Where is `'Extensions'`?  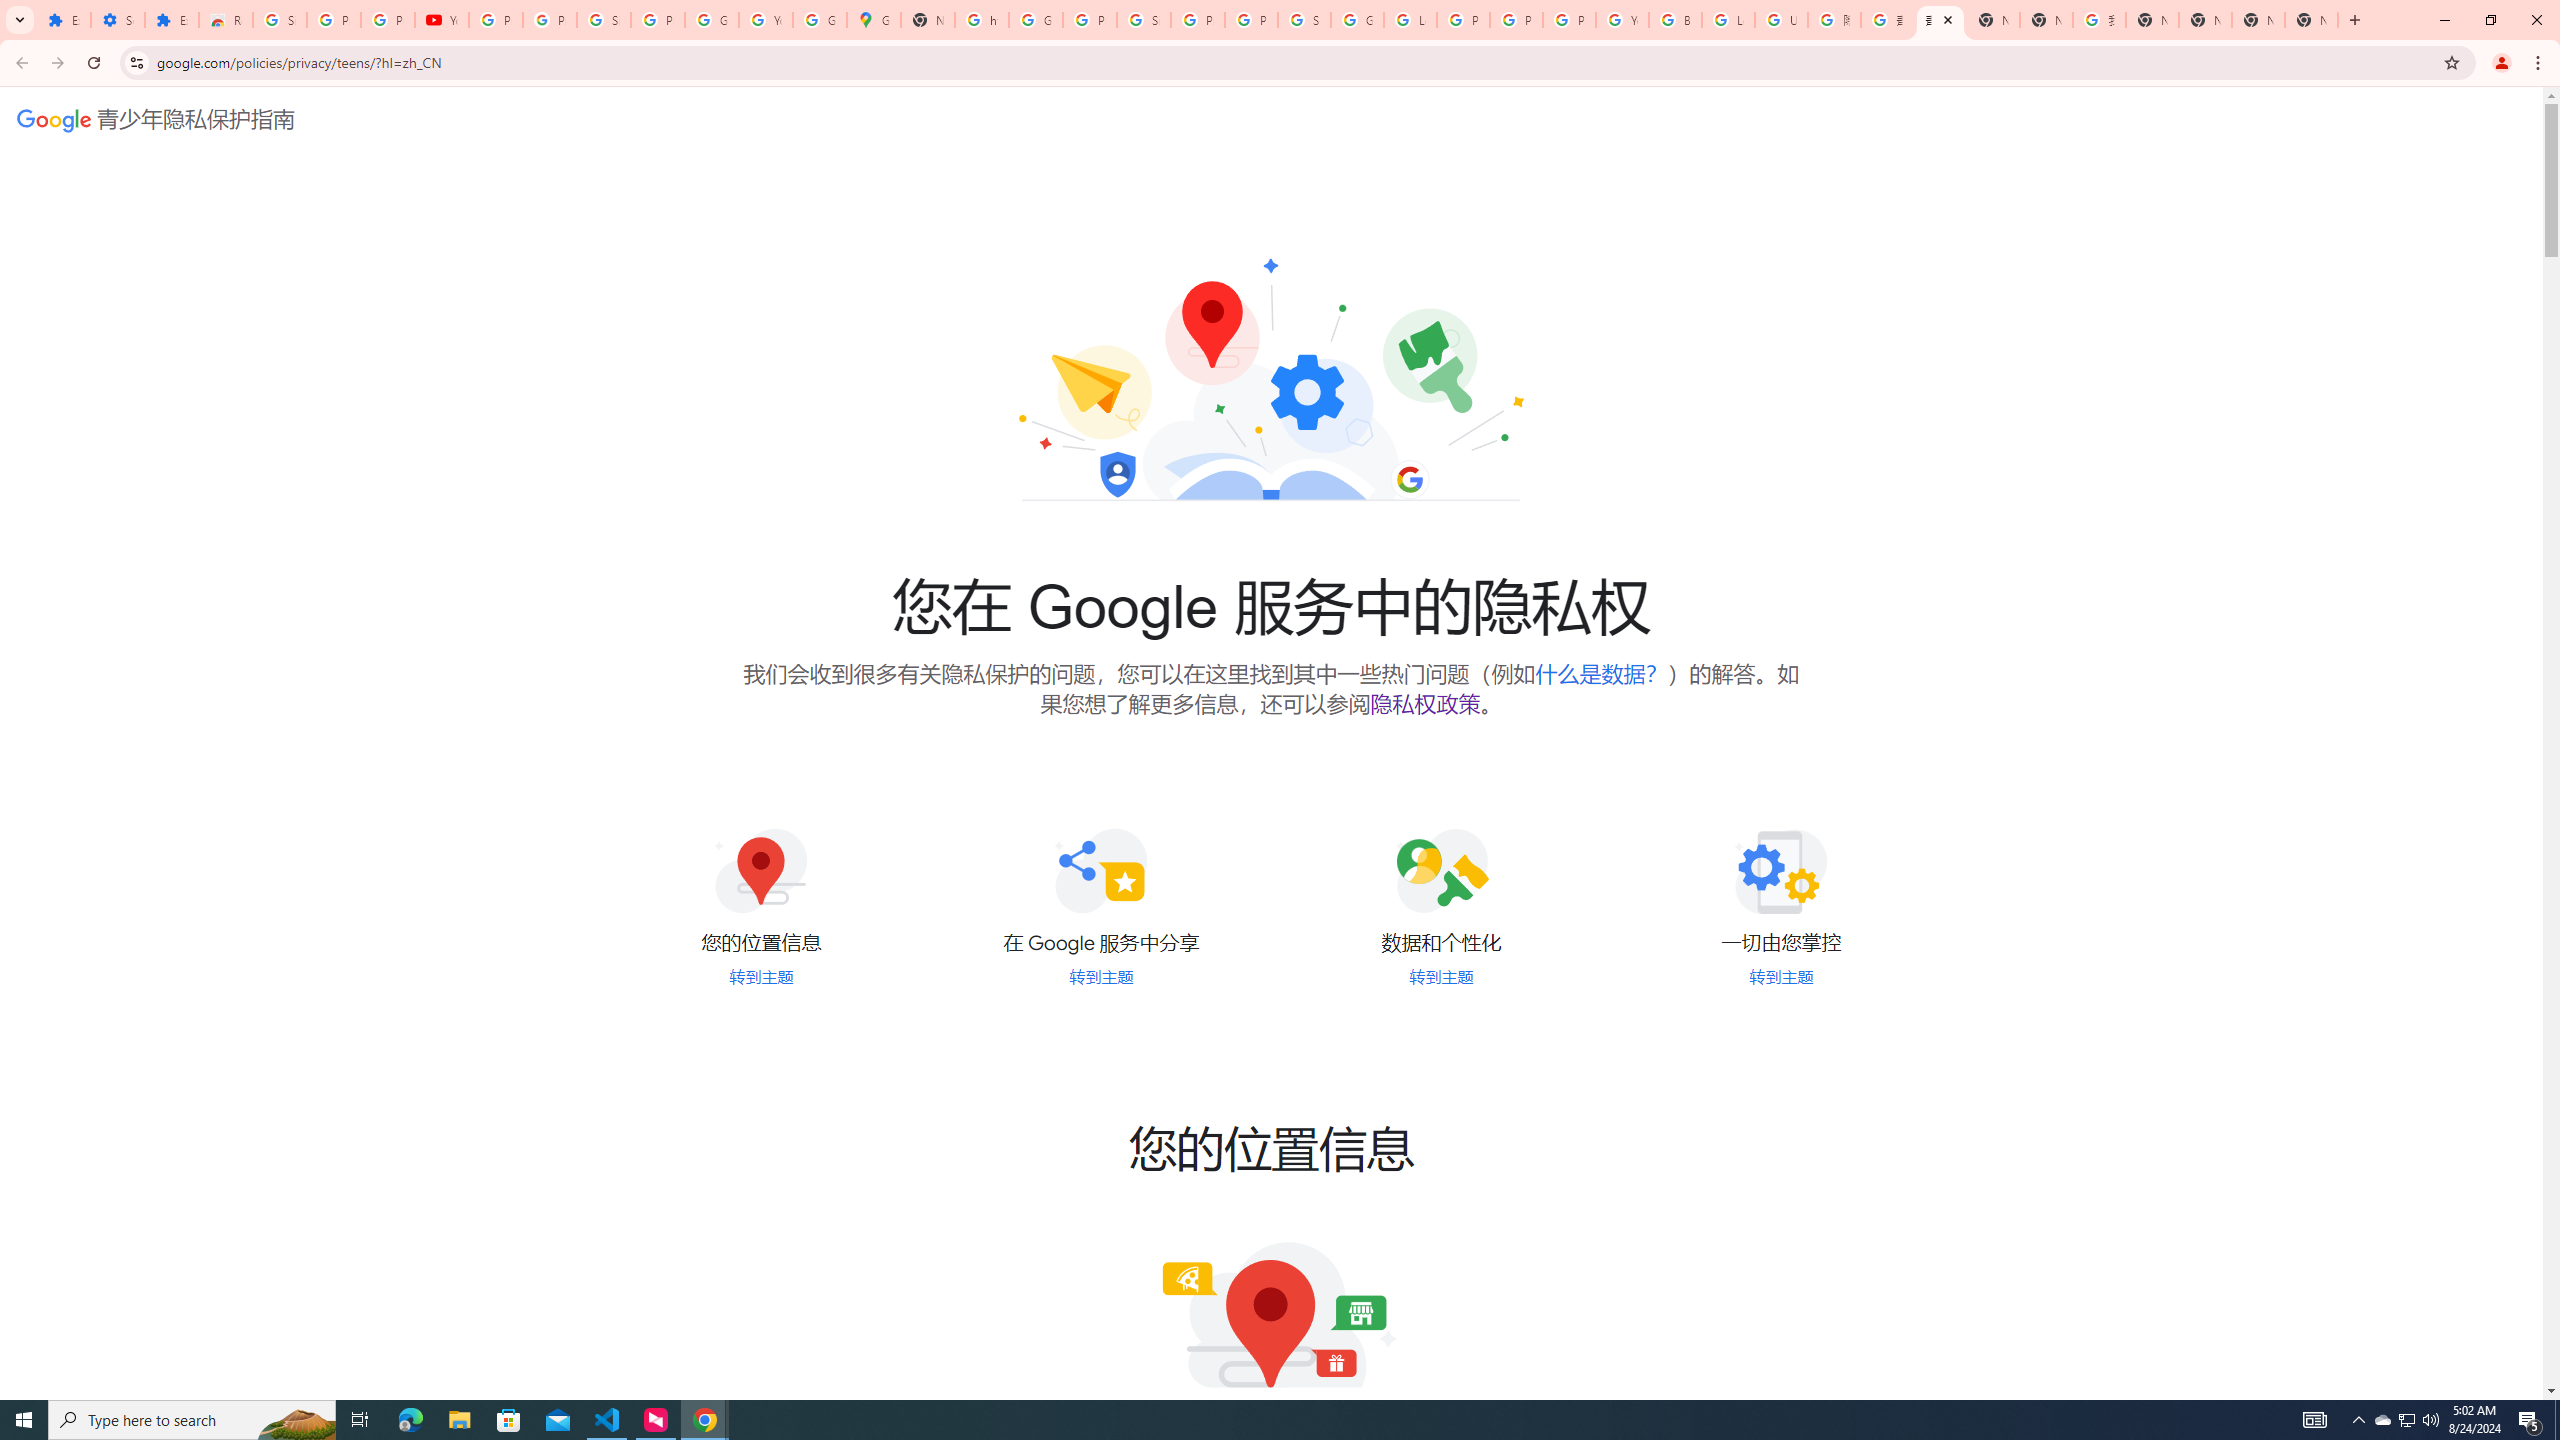
'Extensions' is located at coordinates (171, 19).